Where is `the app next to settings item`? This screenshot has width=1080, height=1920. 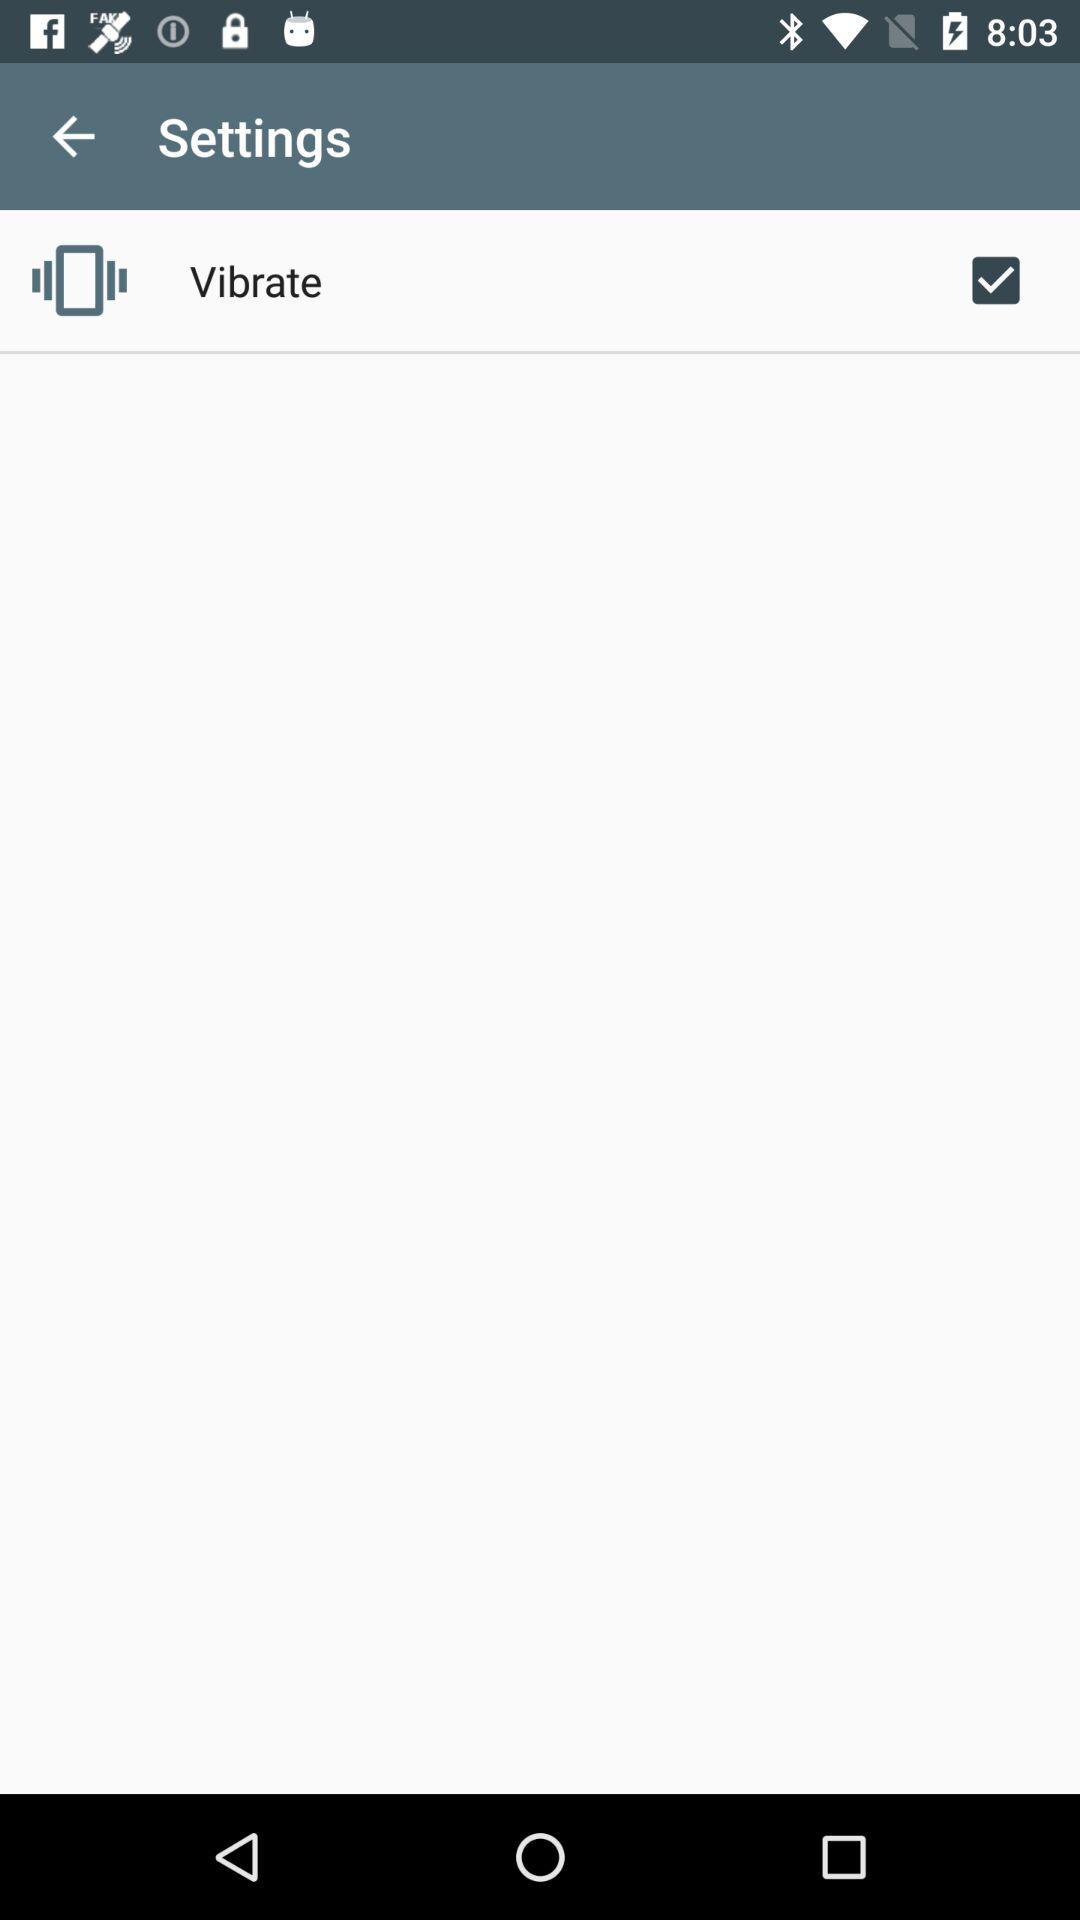
the app next to settings item is located at coordinates (72, 135).